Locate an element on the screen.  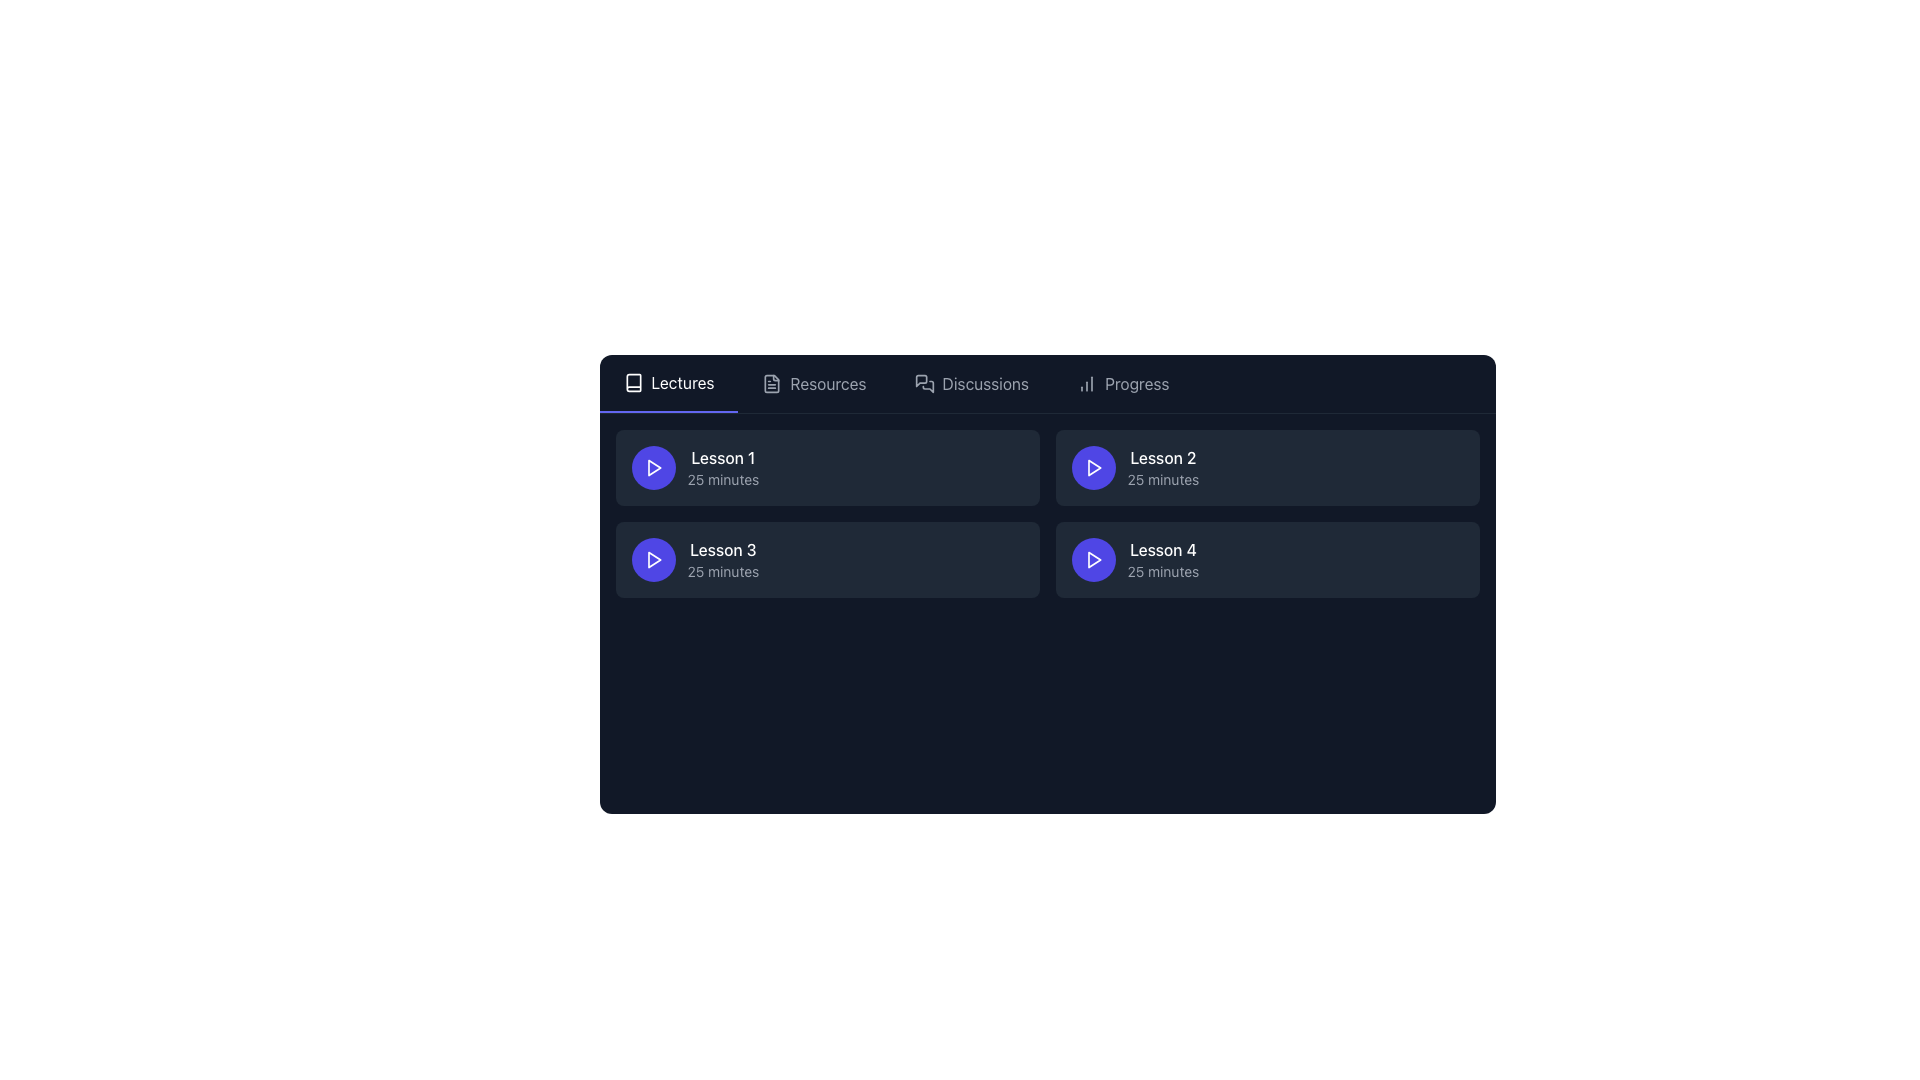
duration information displayed in the text label indicating '25 minutes', which is located directly below 'Lesson 4' in the bottom-right corner of the grid layout is located at coordinates (1163, 571).